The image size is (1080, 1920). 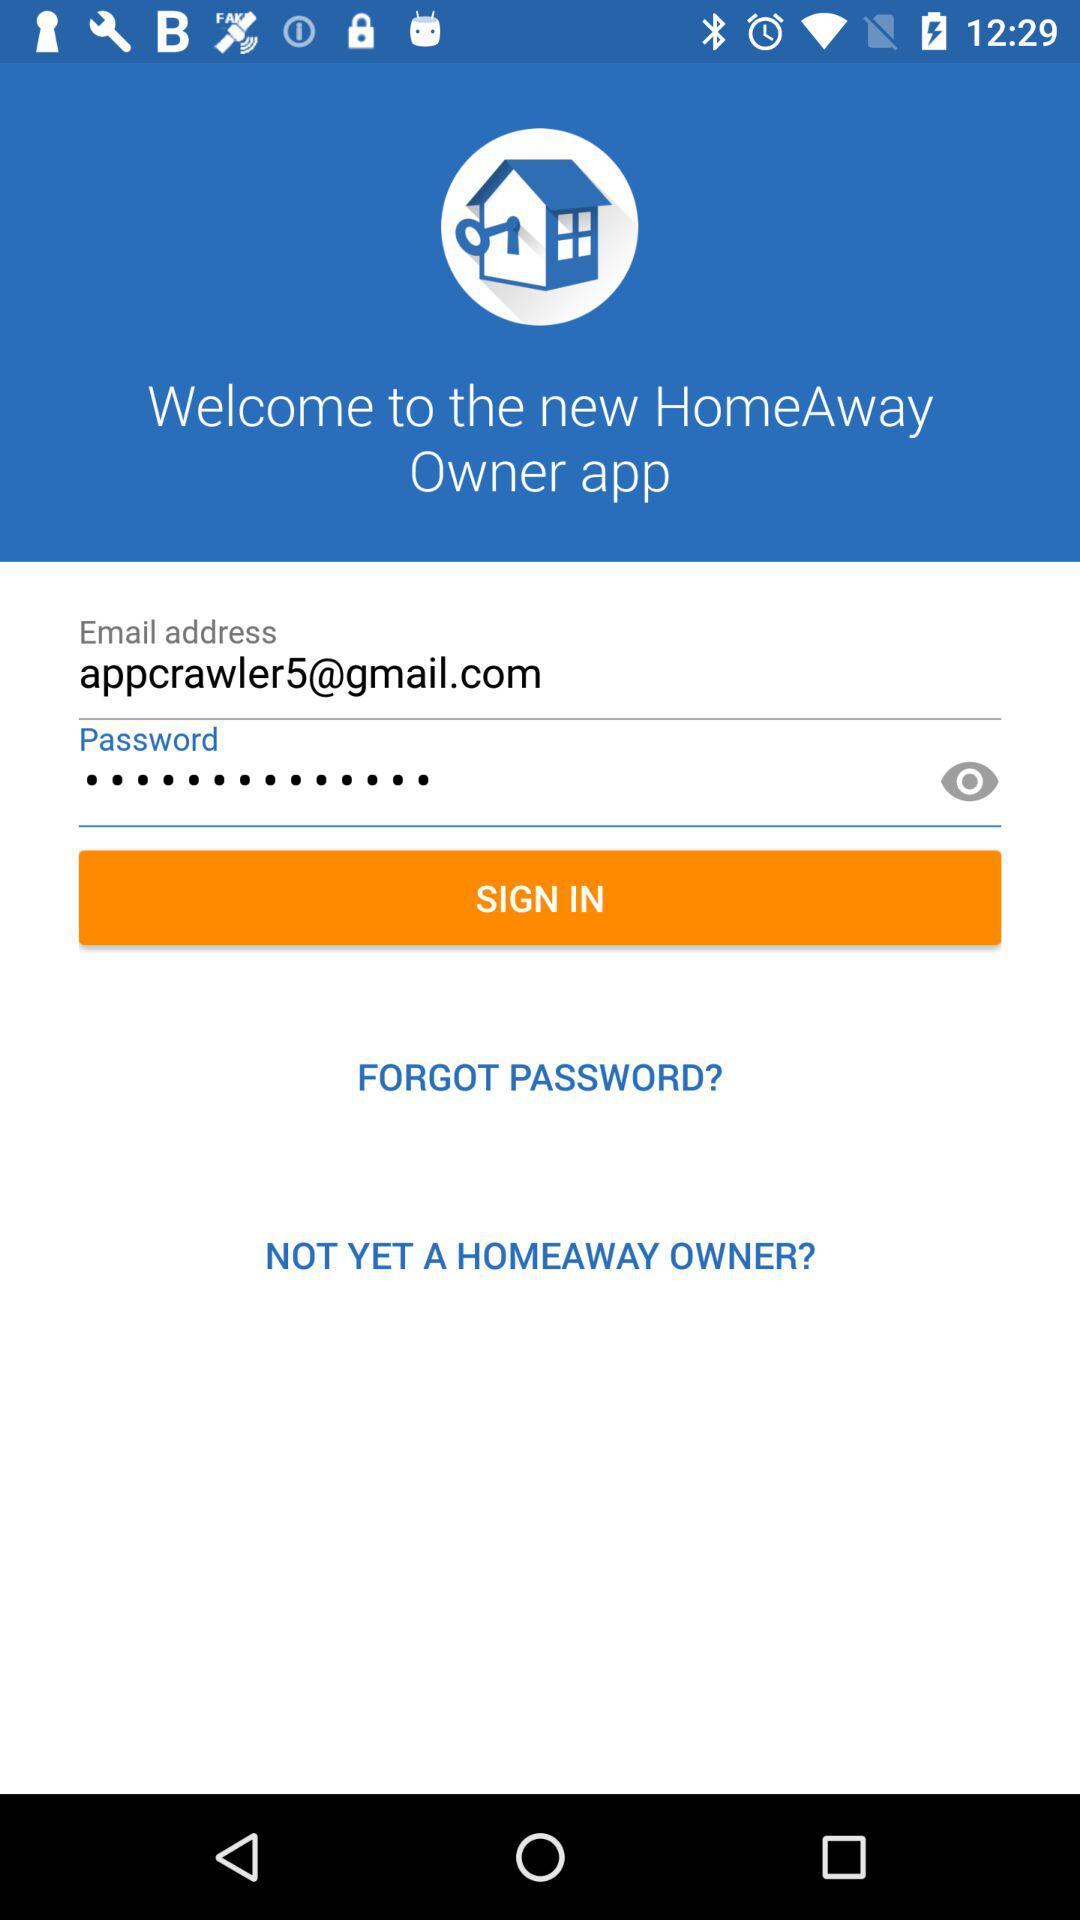 What do you see at coordinates (968, 791) in the screenshot?
I see `the visibility icon` at bounding box center [968, 791].